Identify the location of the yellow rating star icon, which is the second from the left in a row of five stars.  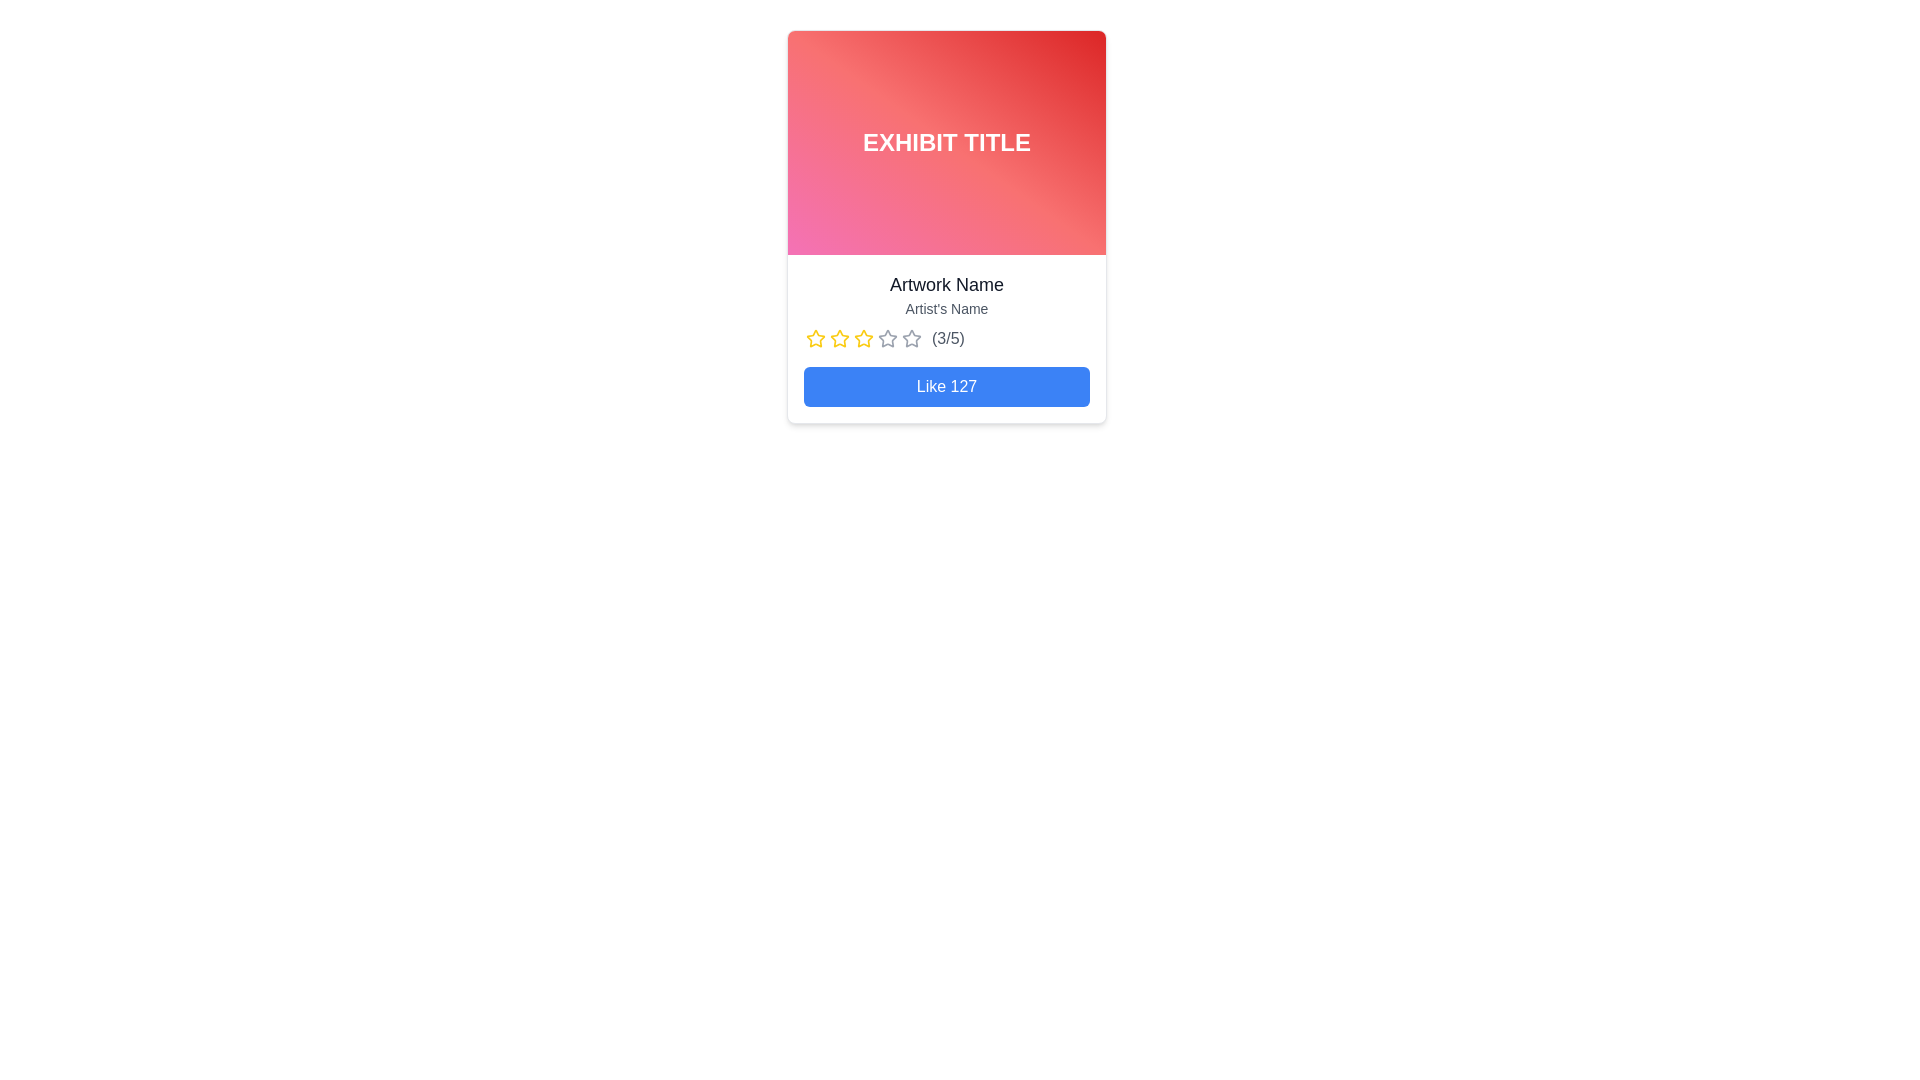
(840, 338).